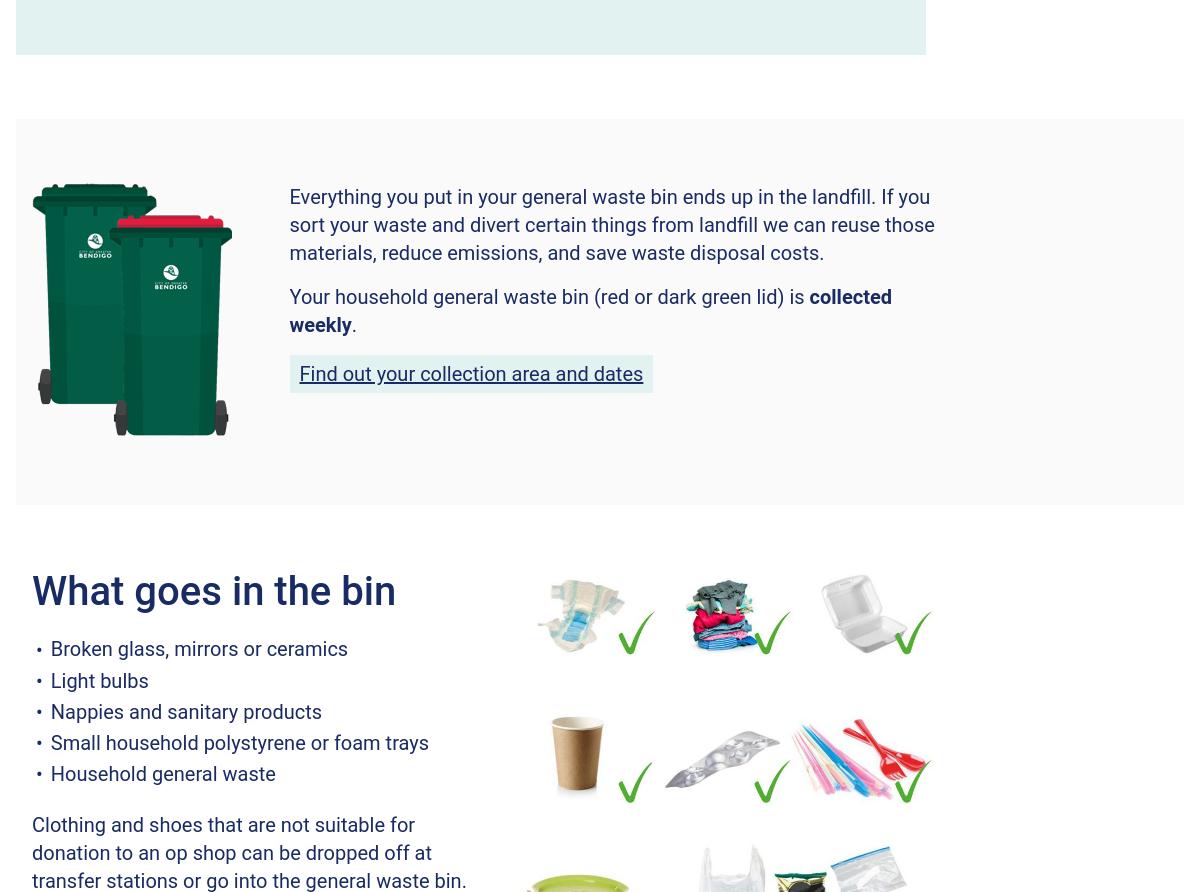 The image size is (1200, 892). Describe the element at coordinates (589, 311) in the screenshot. I see `'collected weekly'` at that location.